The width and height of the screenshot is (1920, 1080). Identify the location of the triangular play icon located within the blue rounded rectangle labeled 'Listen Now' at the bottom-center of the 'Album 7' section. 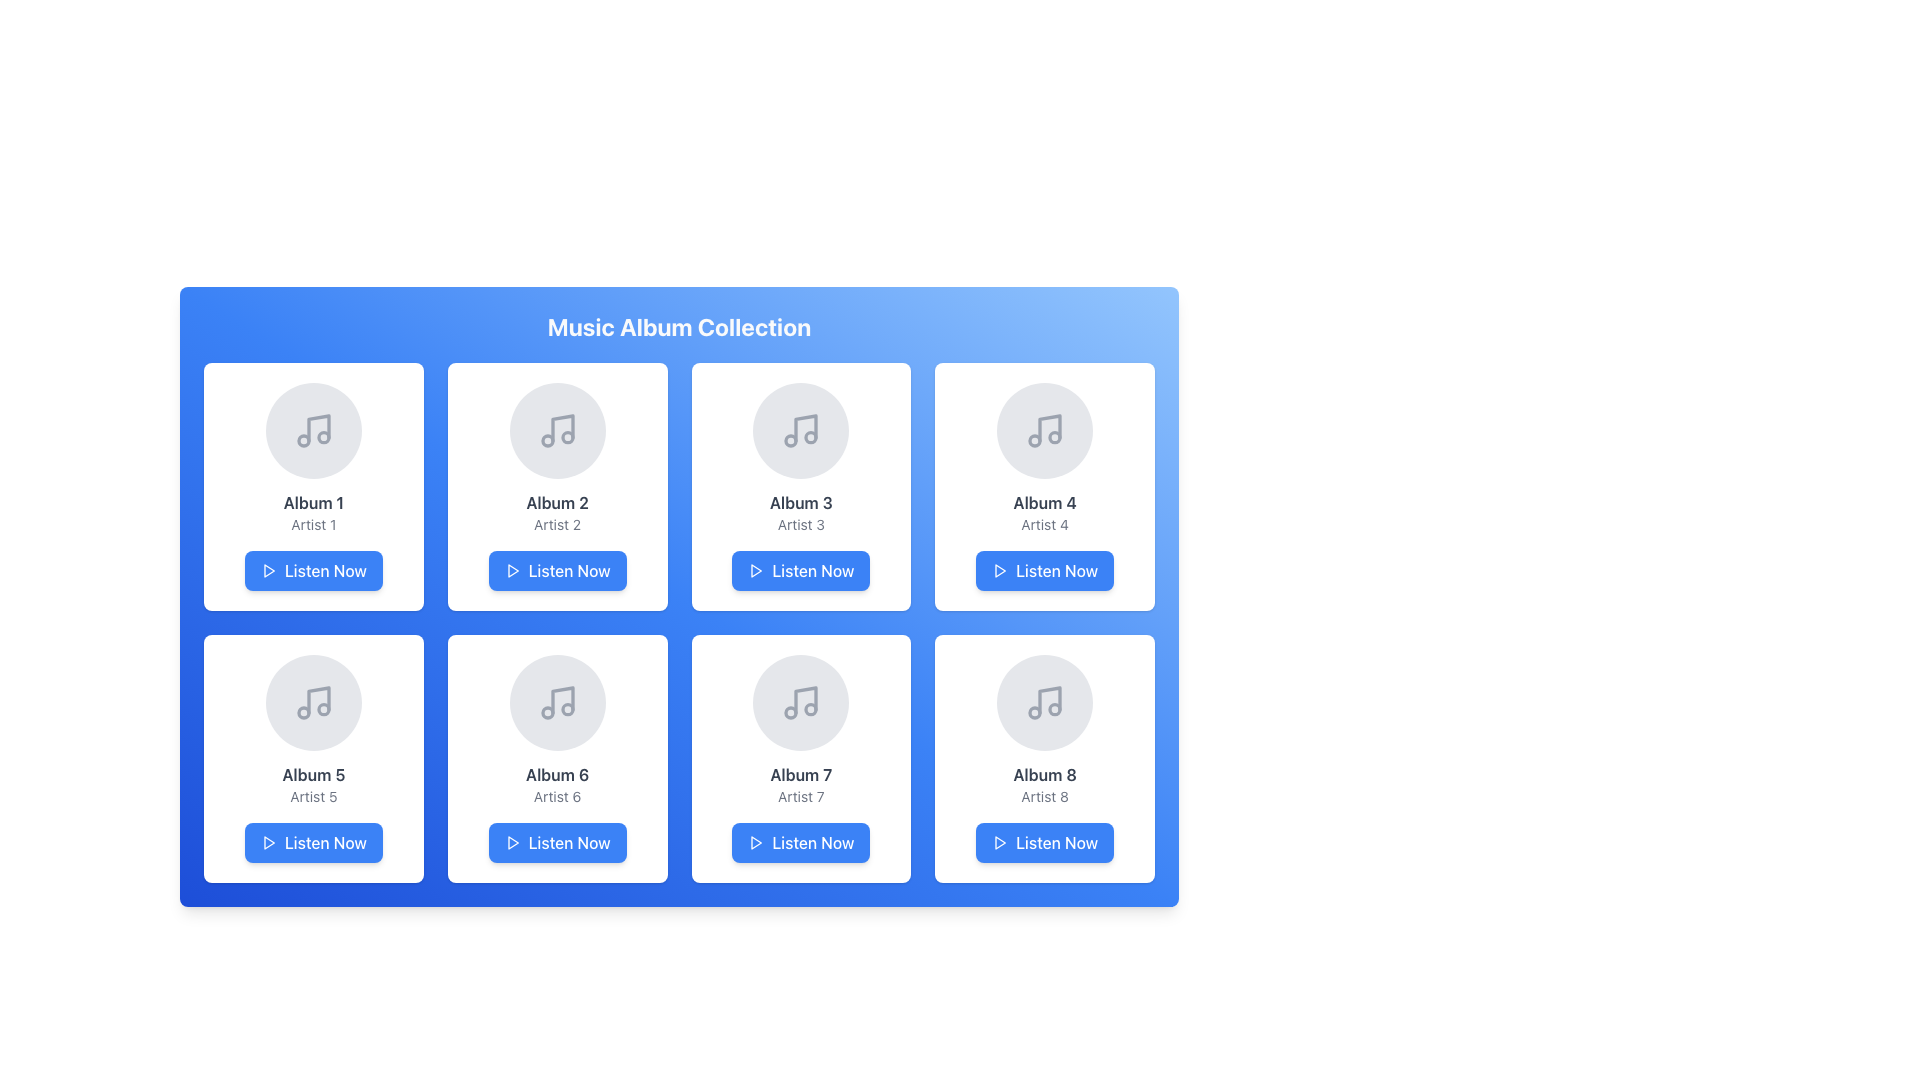
(756, 843).